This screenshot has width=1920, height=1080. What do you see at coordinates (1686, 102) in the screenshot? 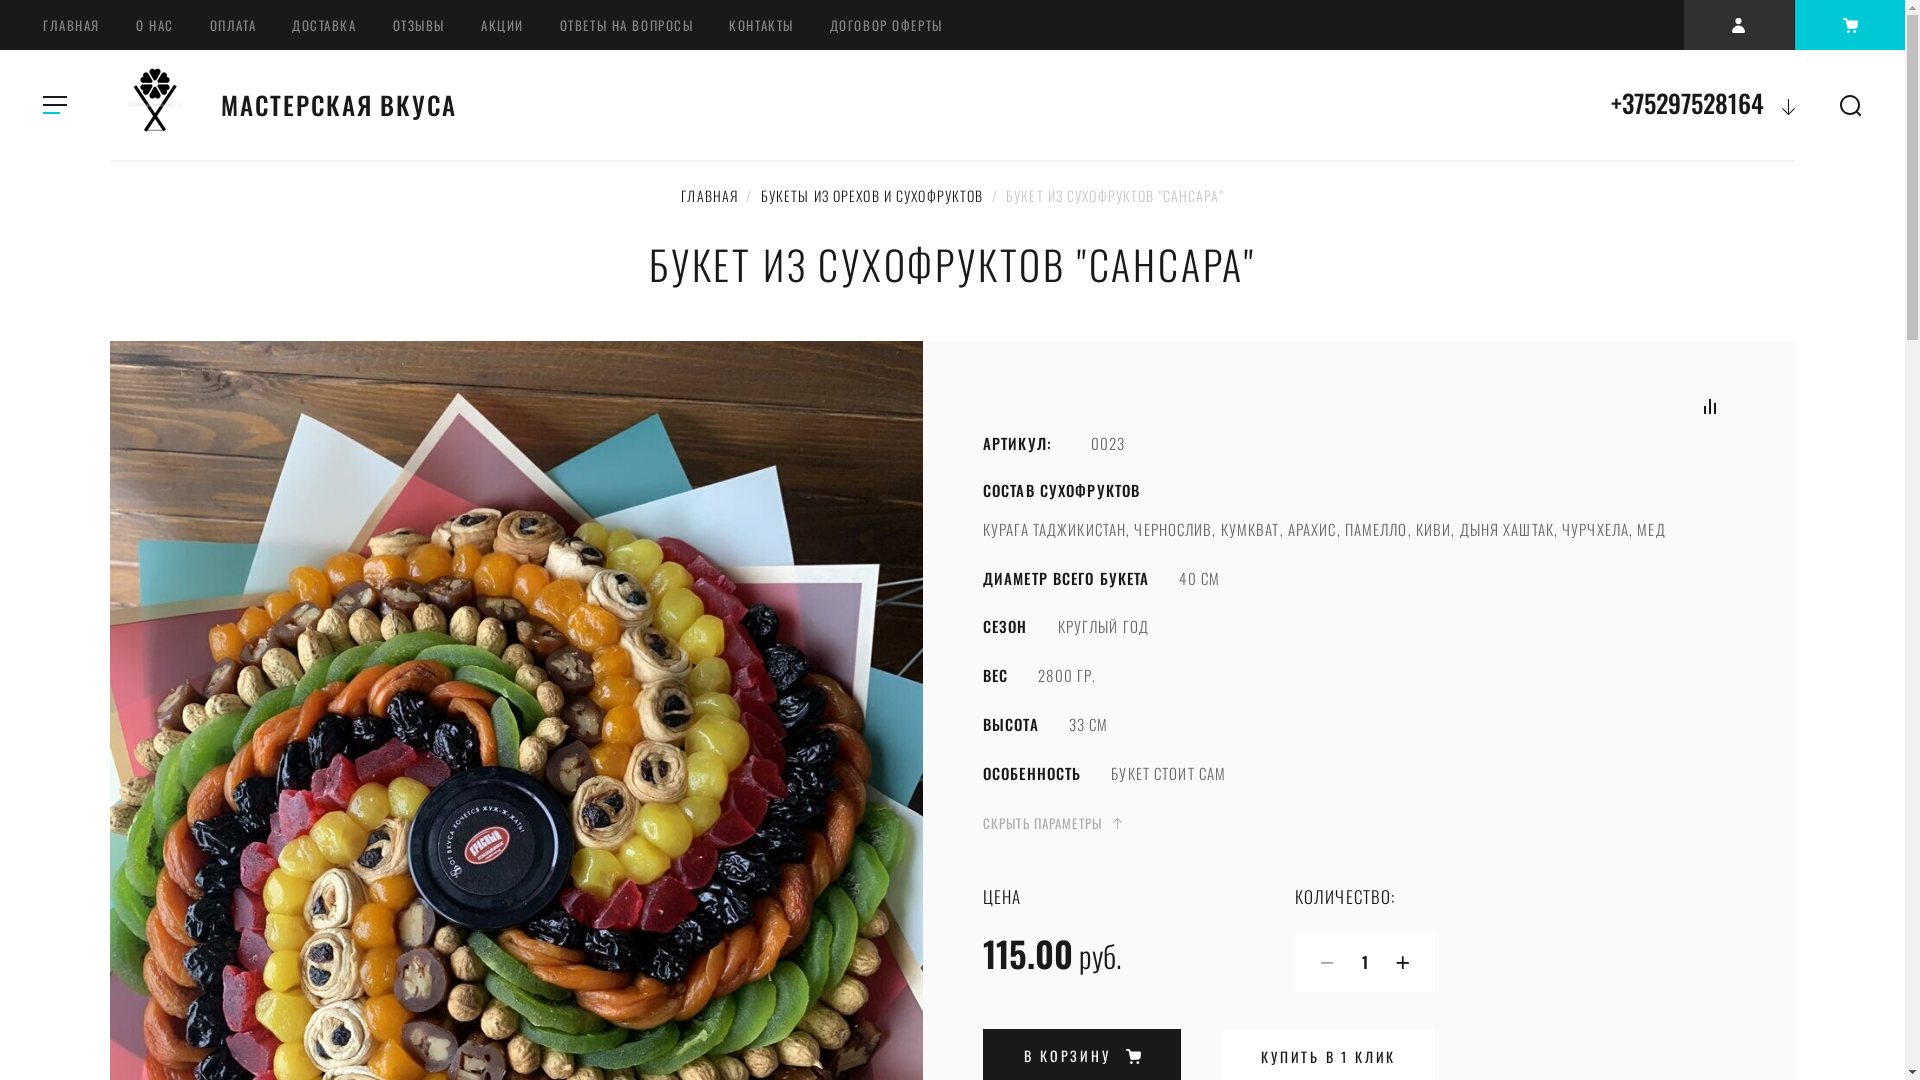
I see `'+375297528164'` at bounding box center [1686, 102].